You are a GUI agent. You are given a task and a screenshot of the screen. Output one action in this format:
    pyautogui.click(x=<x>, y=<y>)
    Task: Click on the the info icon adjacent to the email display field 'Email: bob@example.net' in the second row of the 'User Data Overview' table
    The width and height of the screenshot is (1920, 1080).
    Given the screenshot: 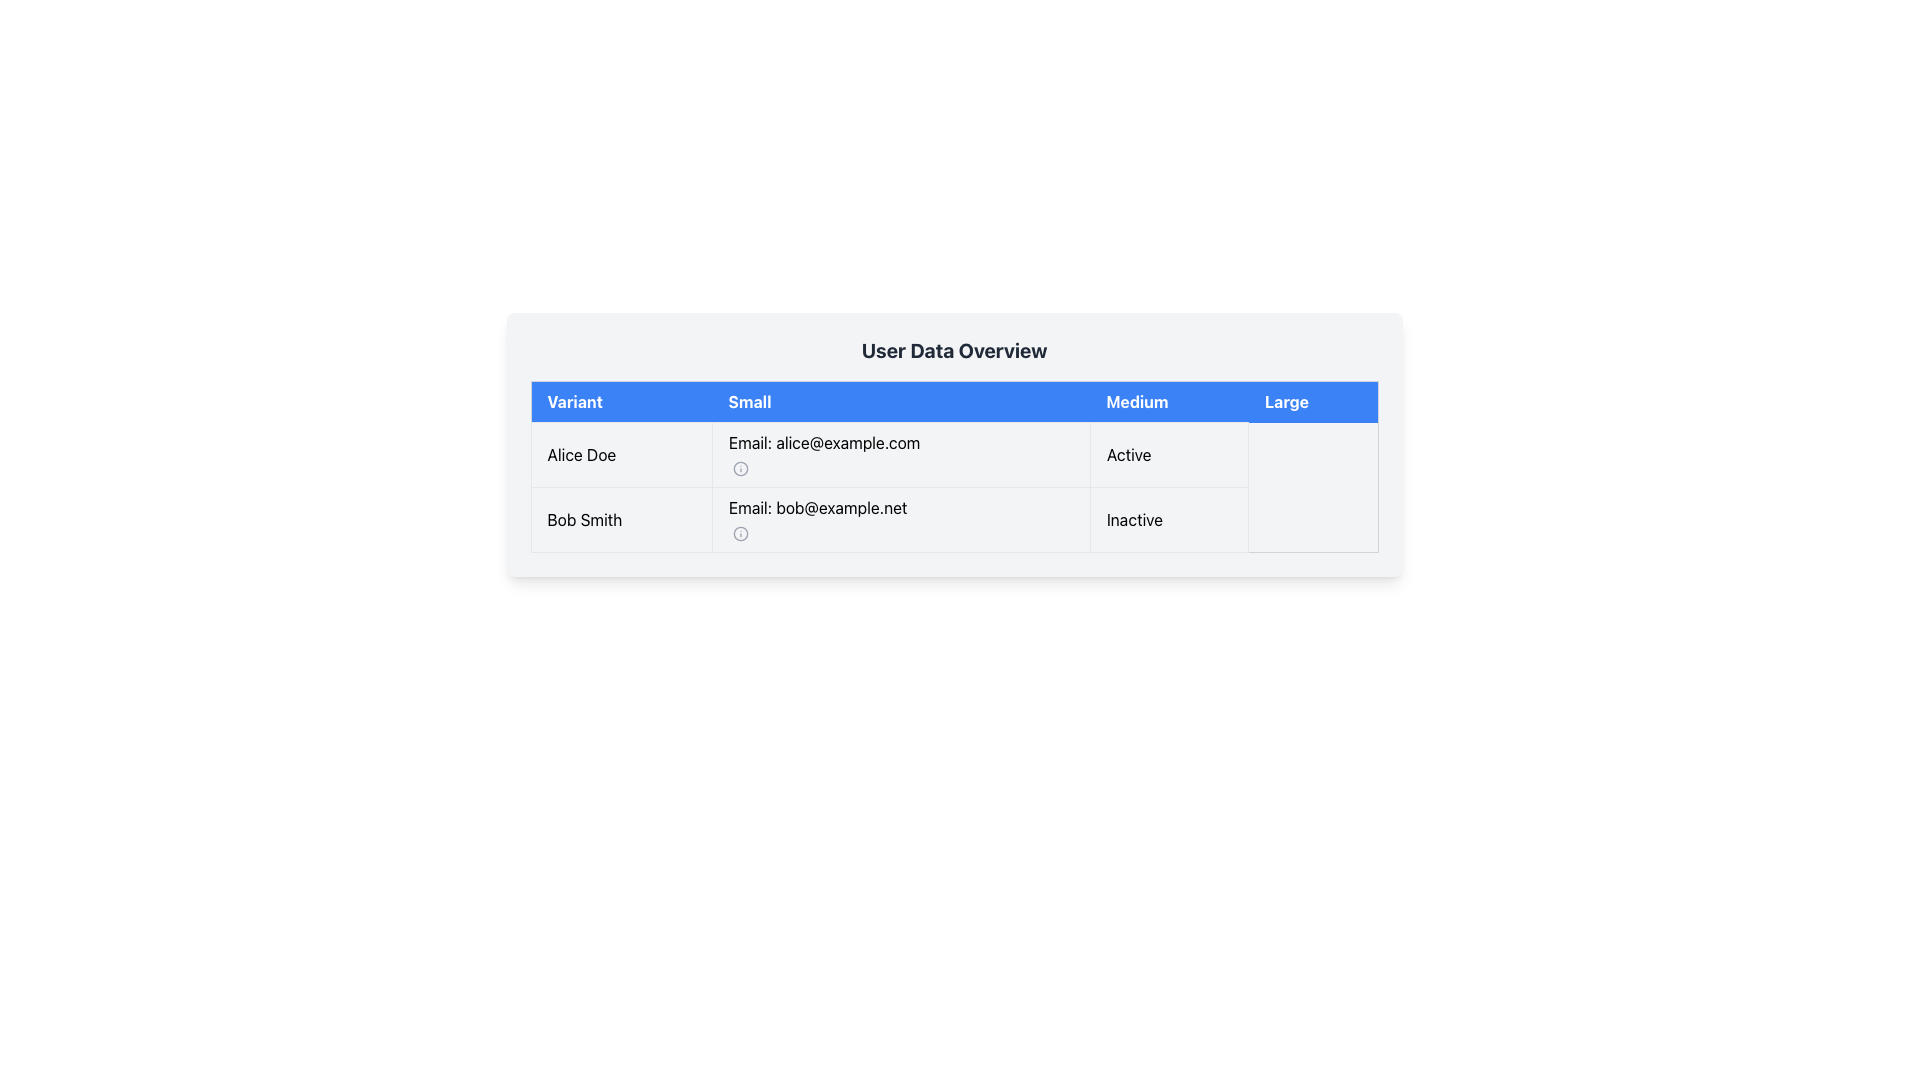 What is the action you would take?
    pyautogui.click(x=900, y=519)
    